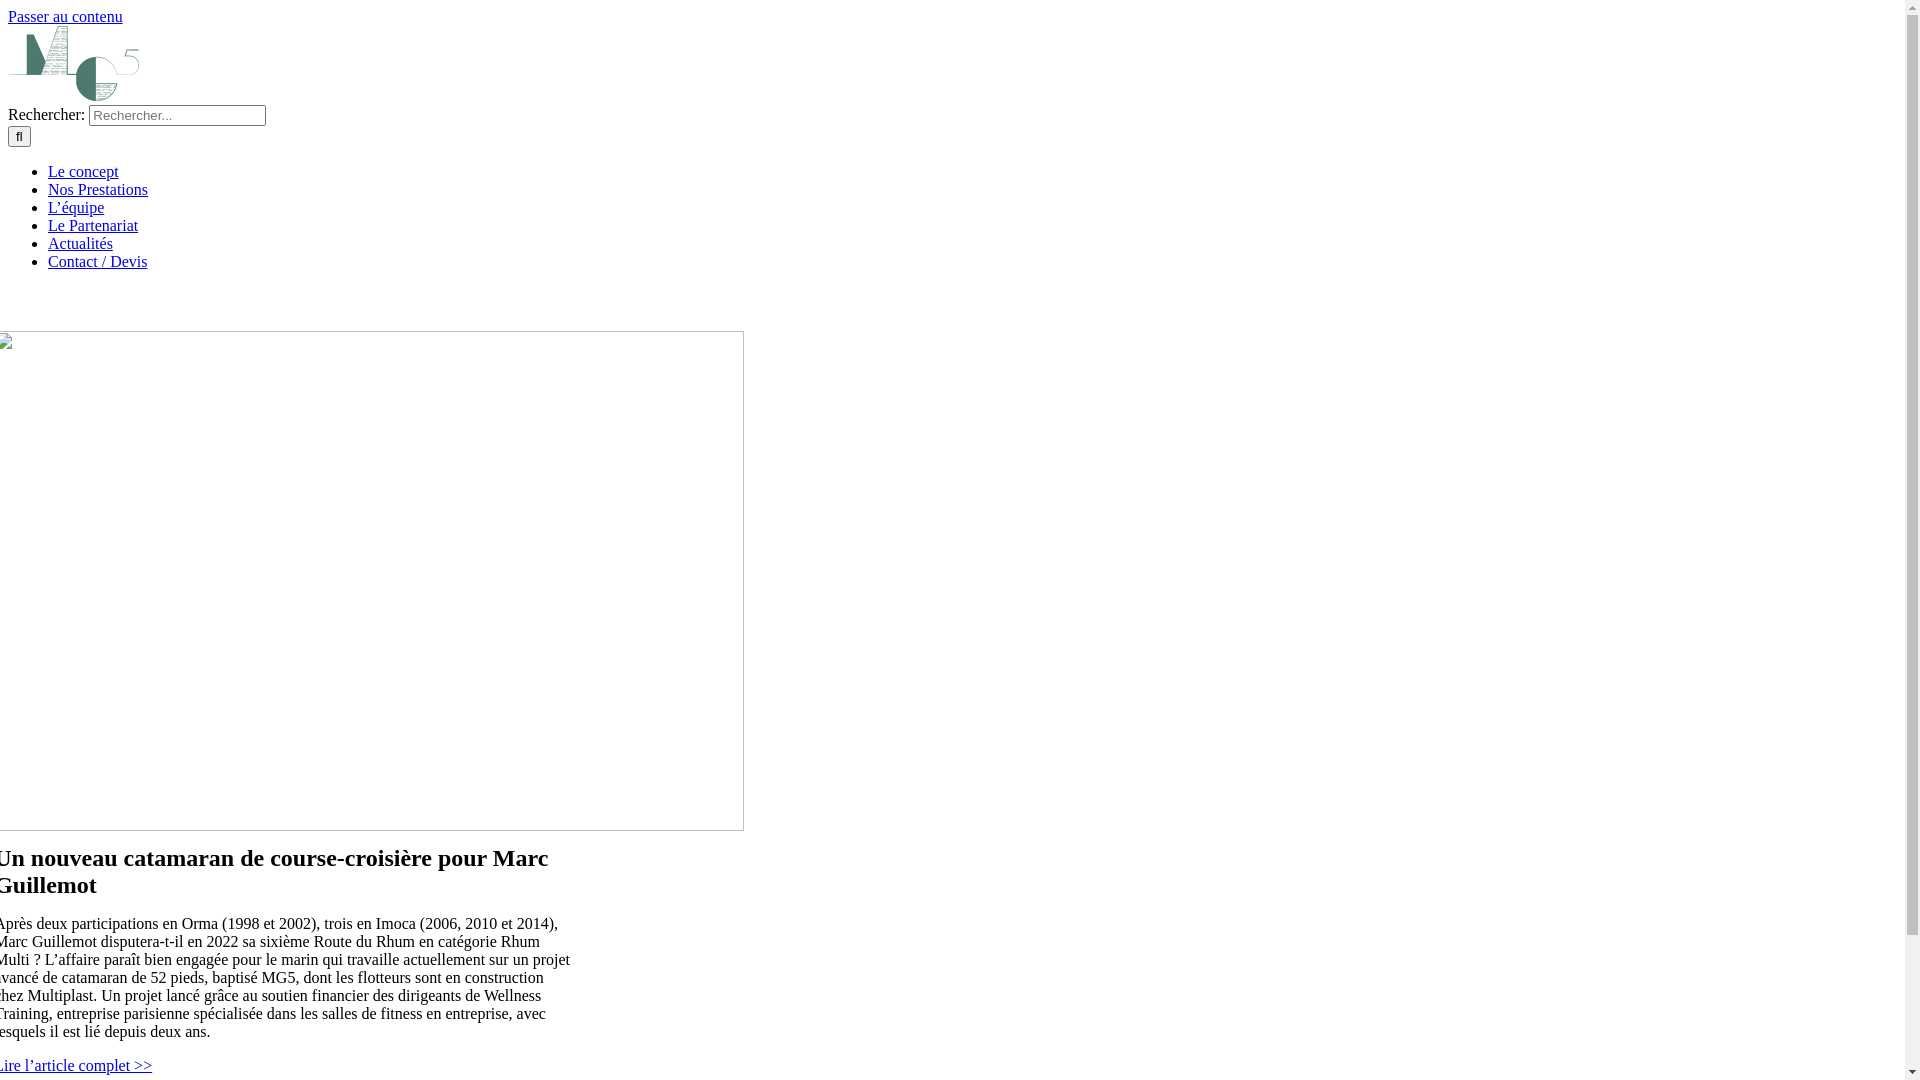 This screenshot has width=1920, height=1080. I want to click on 'Contact / Devis', so click(96, 260).